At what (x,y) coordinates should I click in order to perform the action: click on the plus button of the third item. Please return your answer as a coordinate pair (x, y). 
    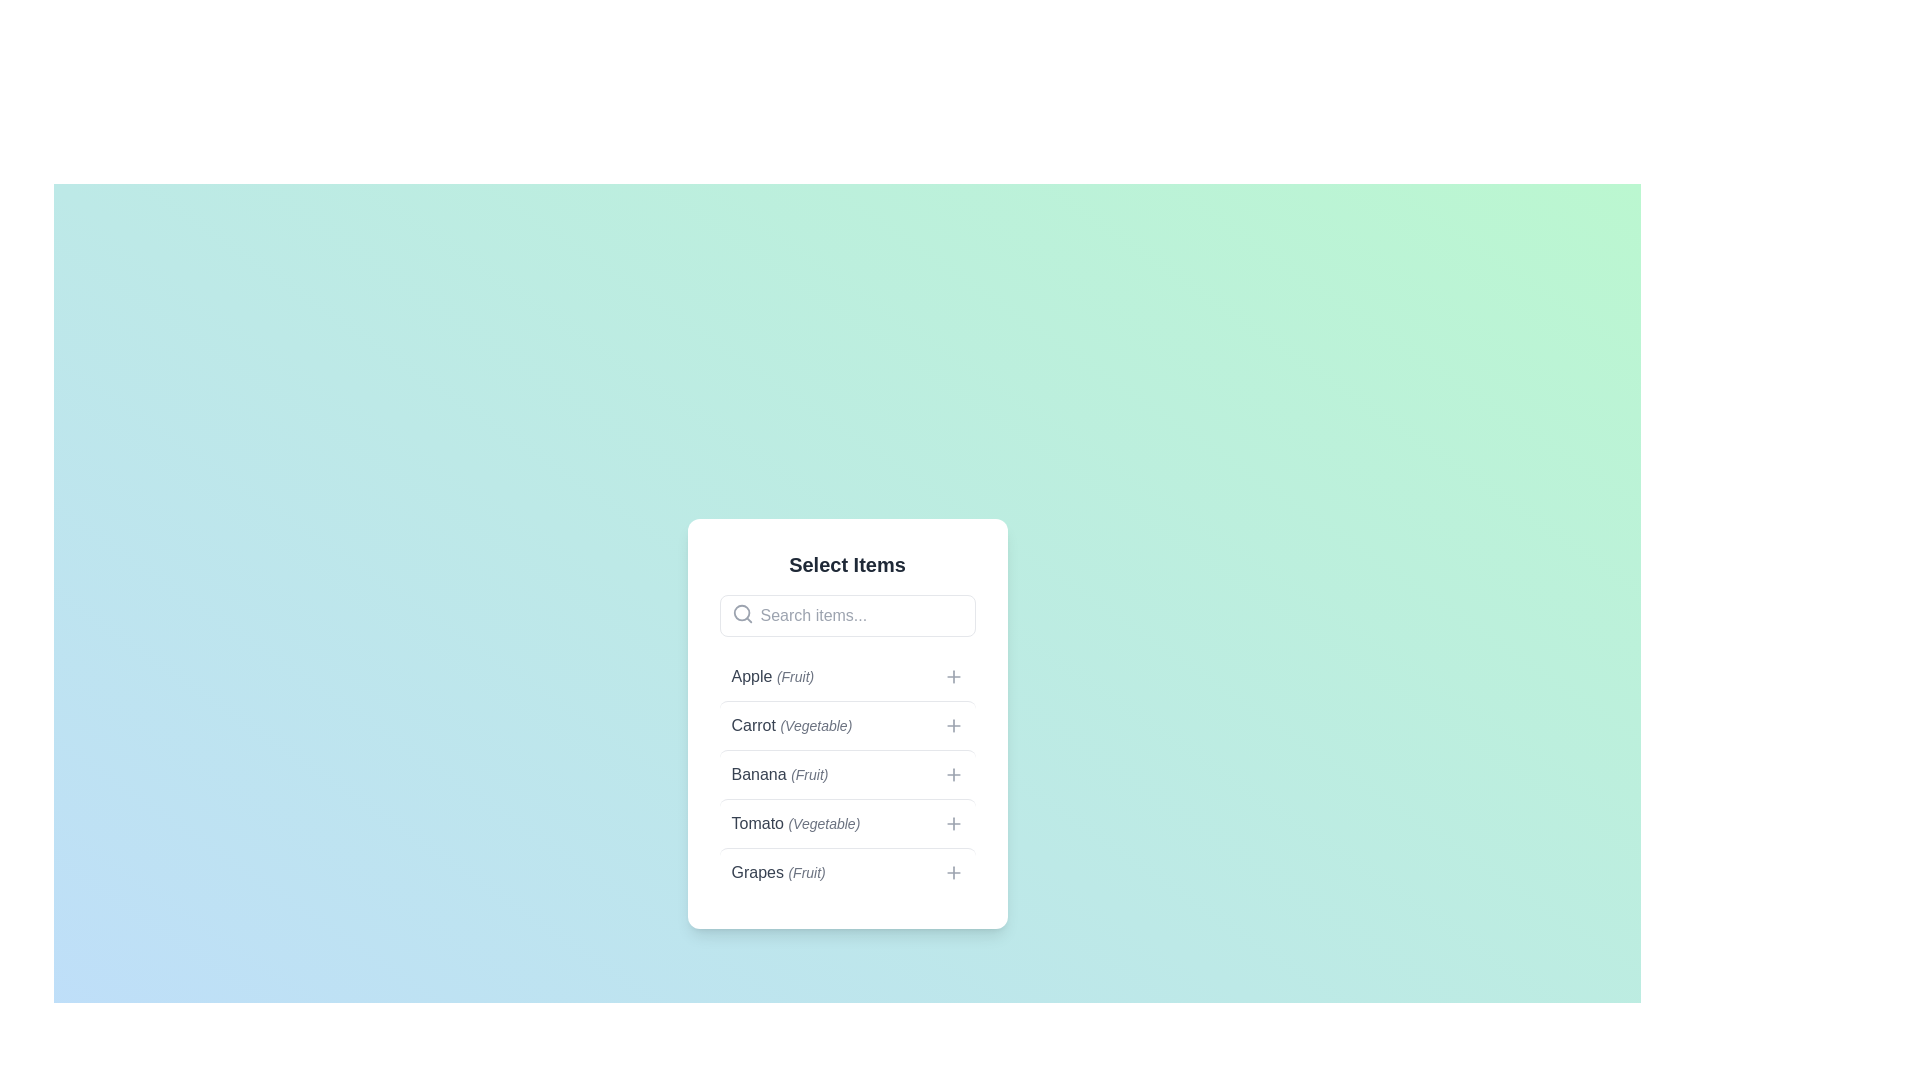
    Looking at the image, I should click on (847, 774).